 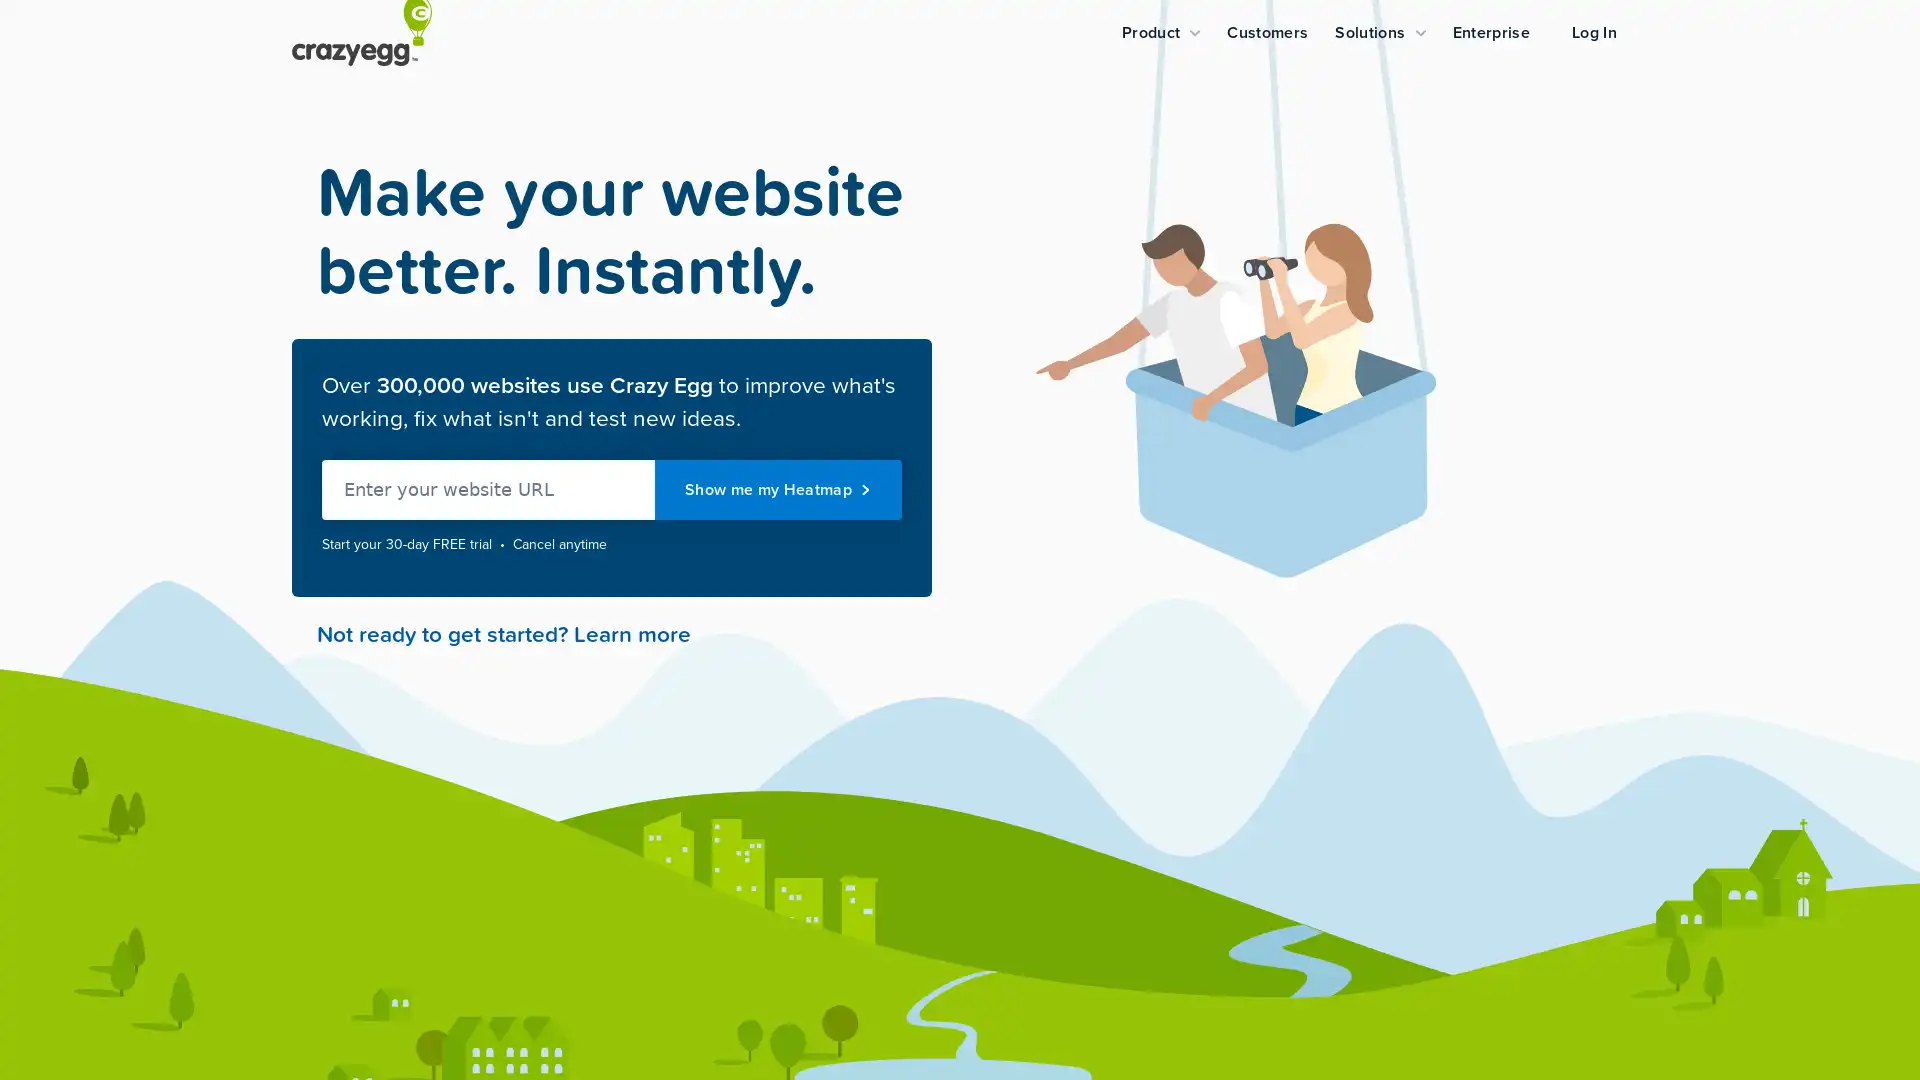 What do you see at coordinates (776, 489) in the screenshot?
I see `Show me my Heatmap` at bounding box center [776, 489].